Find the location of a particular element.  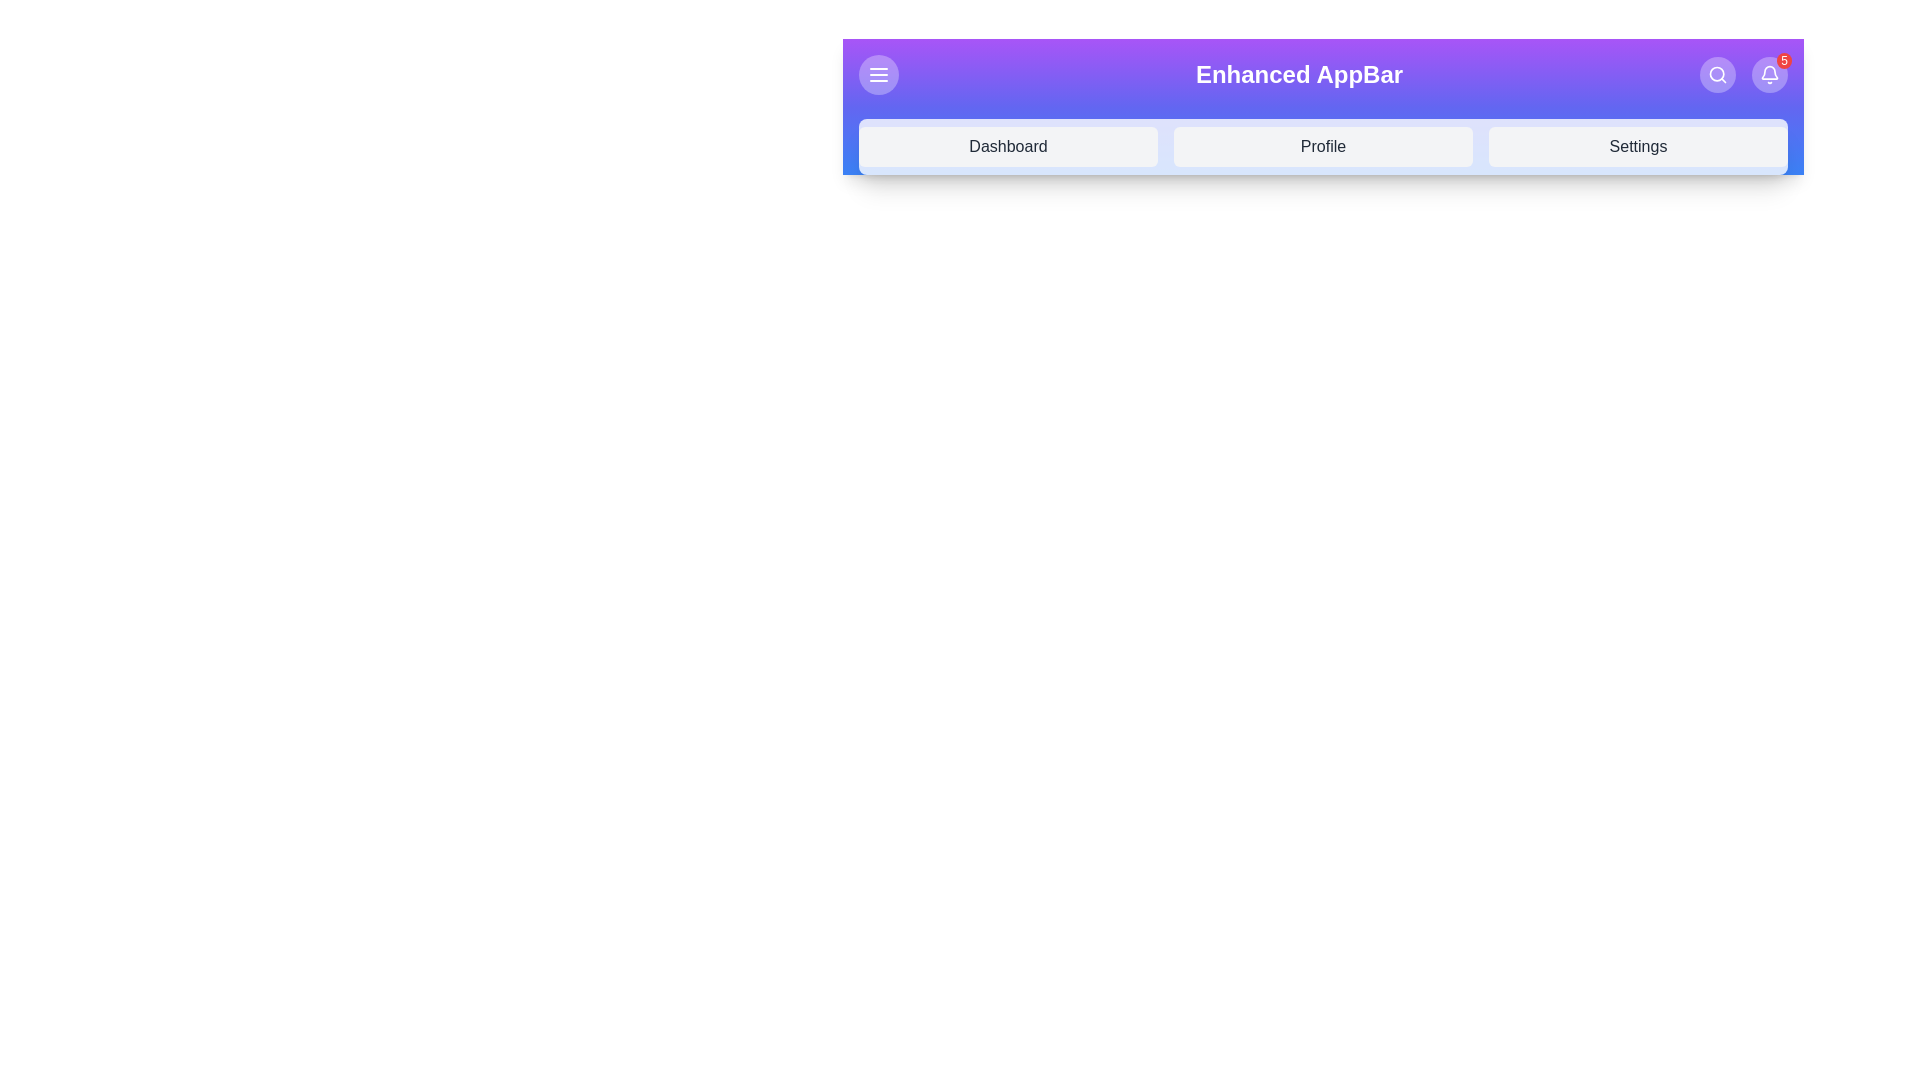

the bell icon to view notifications is located at coordinates (1770, 73).